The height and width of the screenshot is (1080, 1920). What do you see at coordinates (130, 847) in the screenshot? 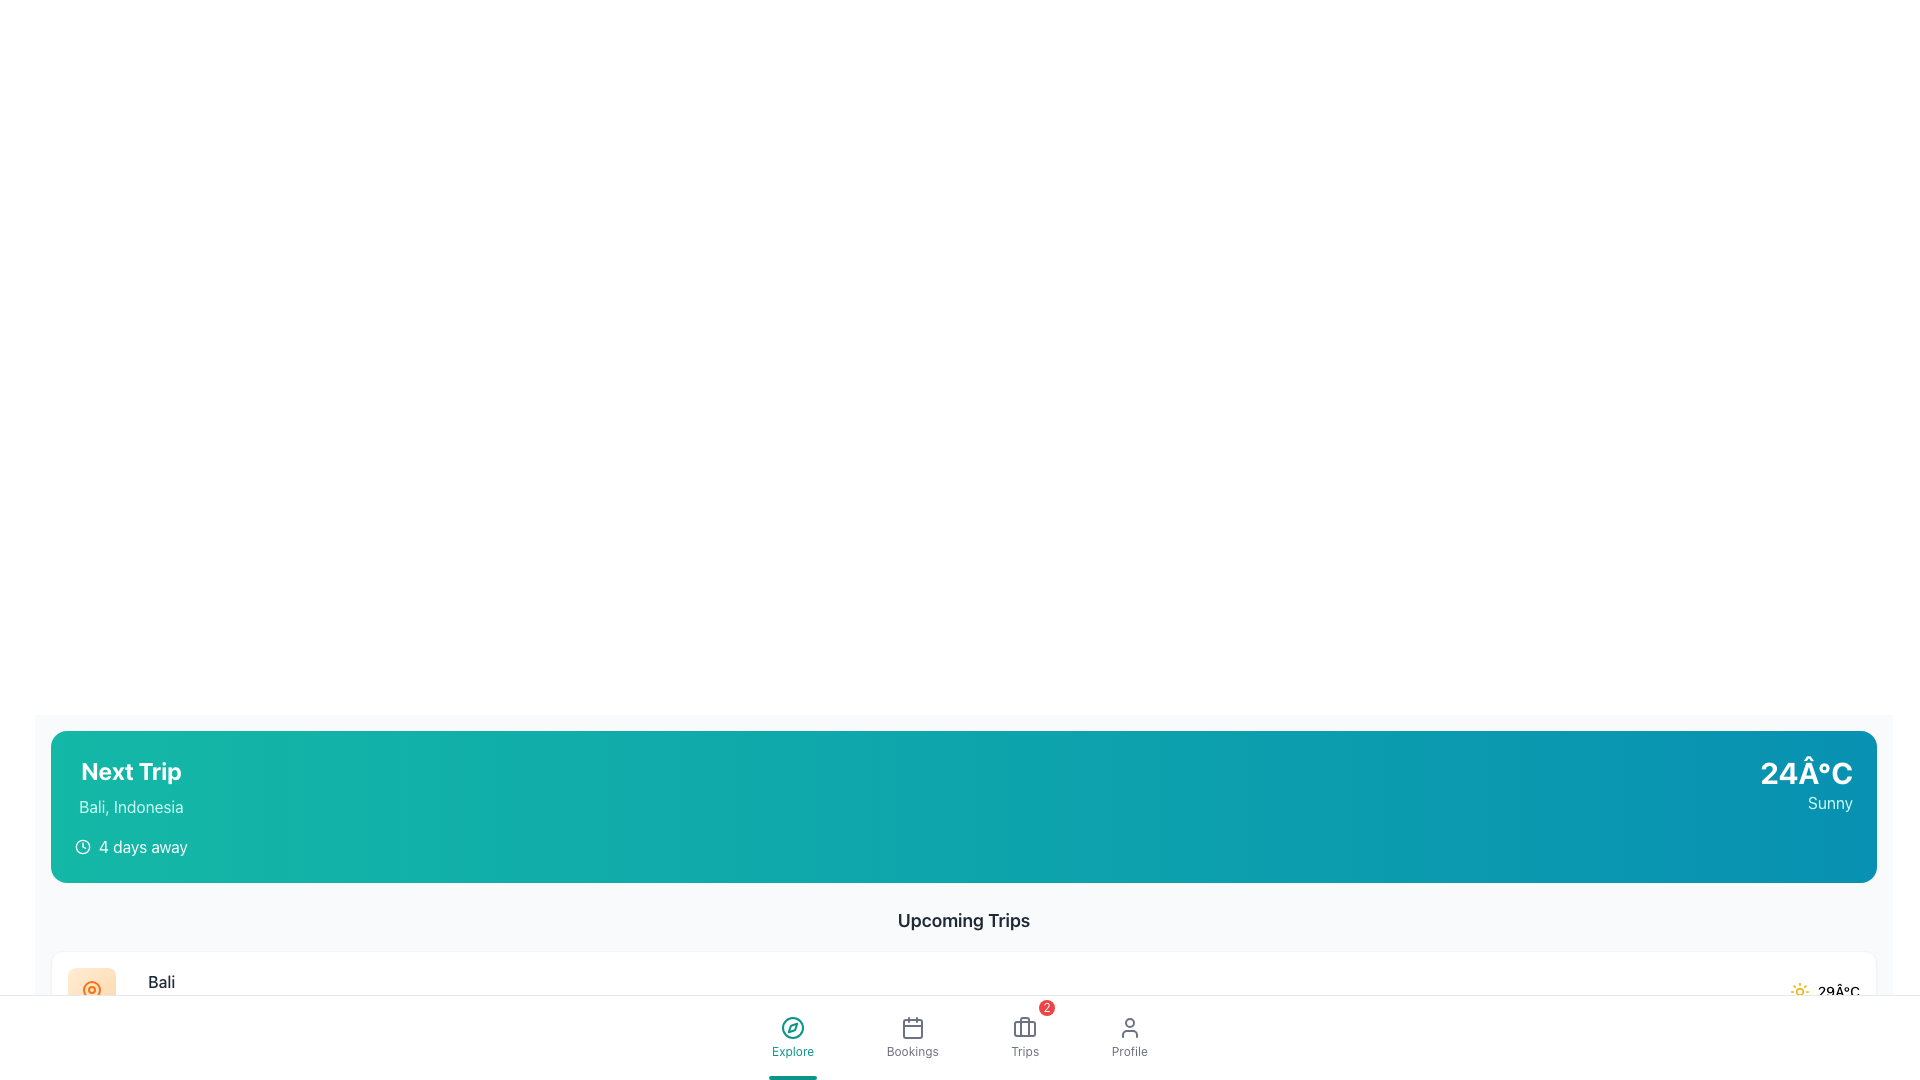
I see `the text displaying the time remaining until the next trip to Bali, Indonesia, located under the 'Next Trip' header in the teal section` at bounding box center [130, 847].